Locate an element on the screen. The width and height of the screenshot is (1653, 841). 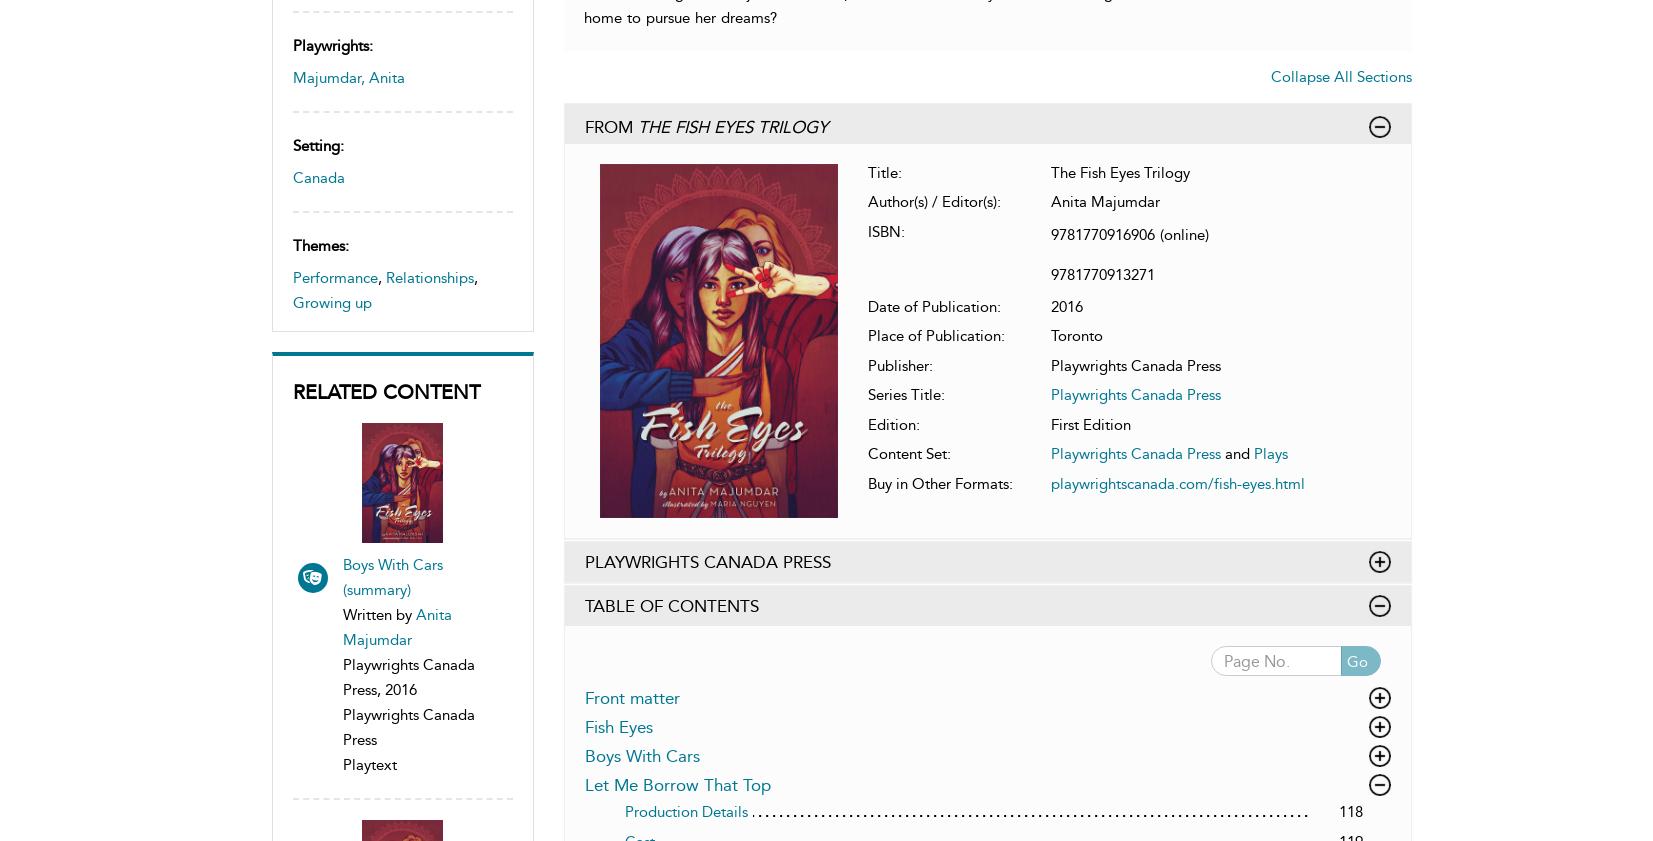
'Buy in Other Formats:' is located at coordinates (940, 482).